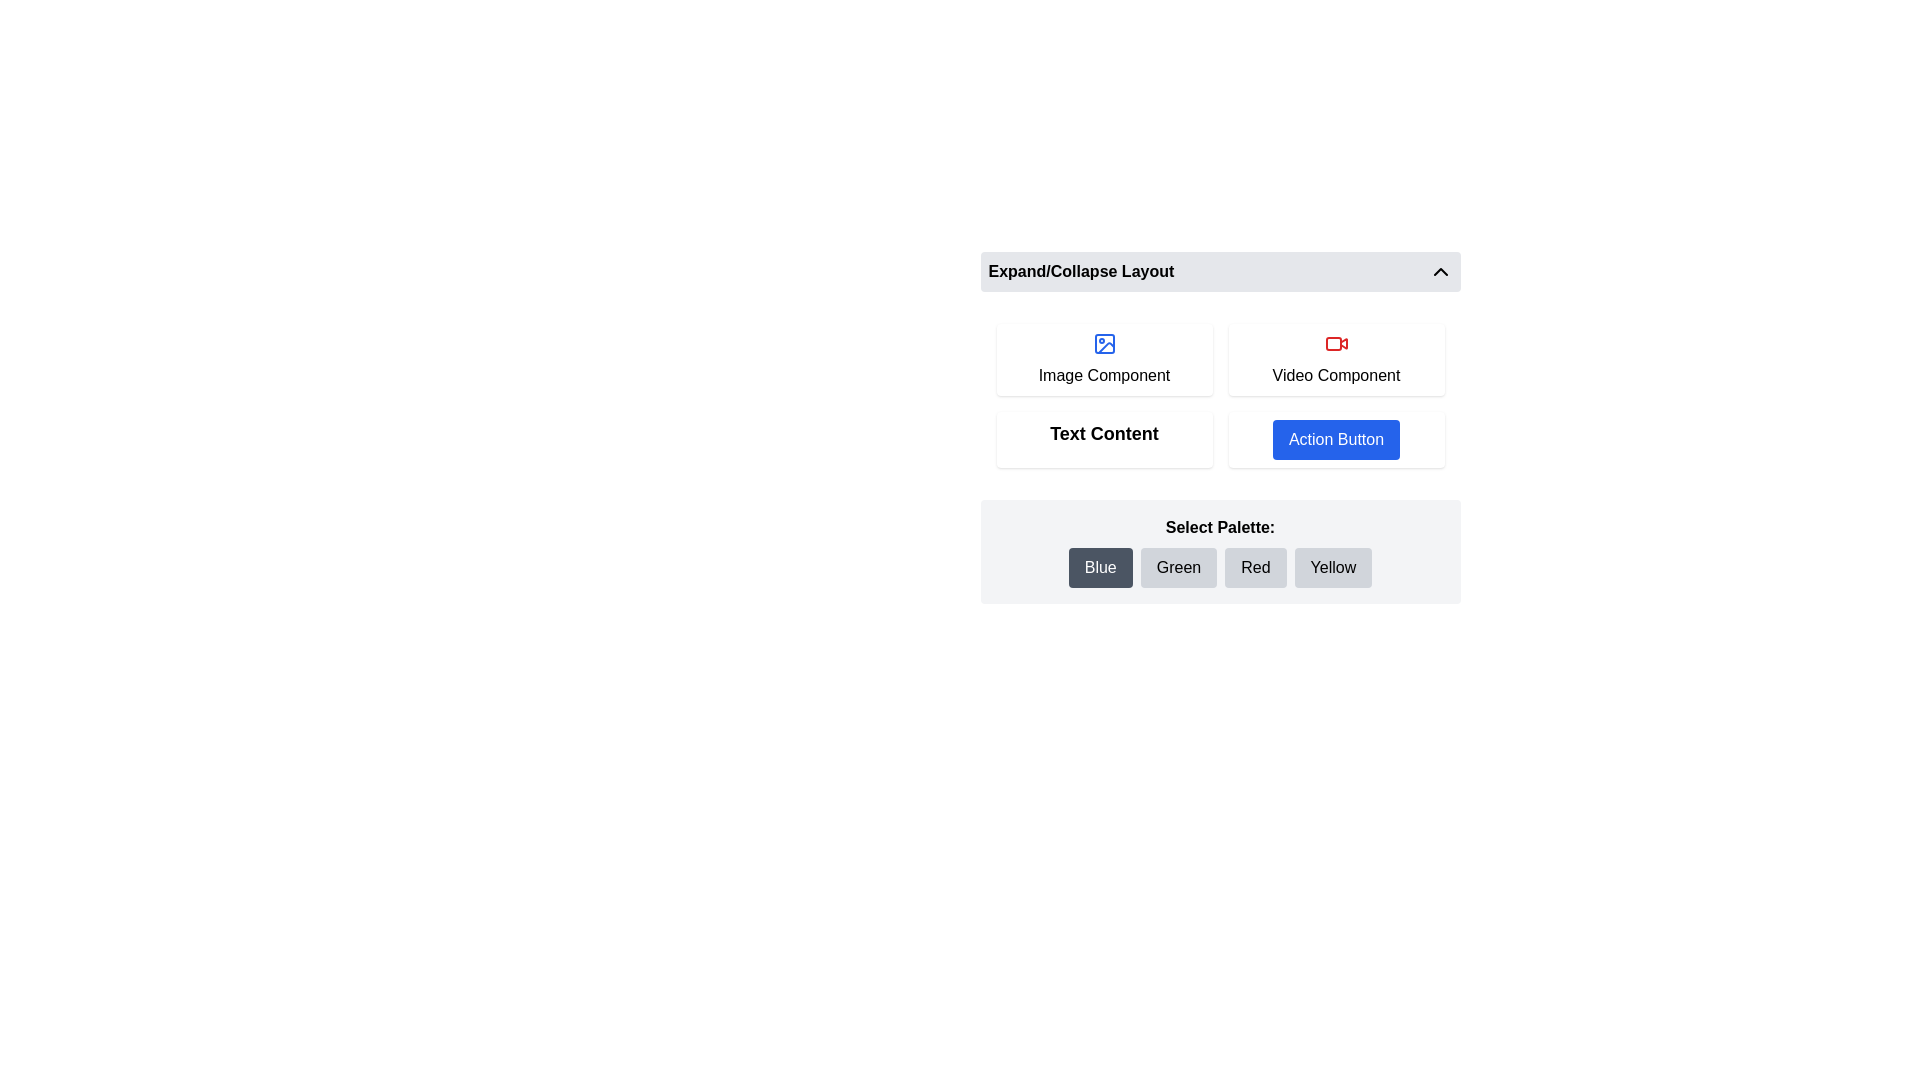  I want to click on the 'Red' color selection button, which is the third button in a row of four buttons labeled 'Blue', 'Green', 'Red', and 'Yellow', located in the 'Select Palette:' section, so click(1254, 567).